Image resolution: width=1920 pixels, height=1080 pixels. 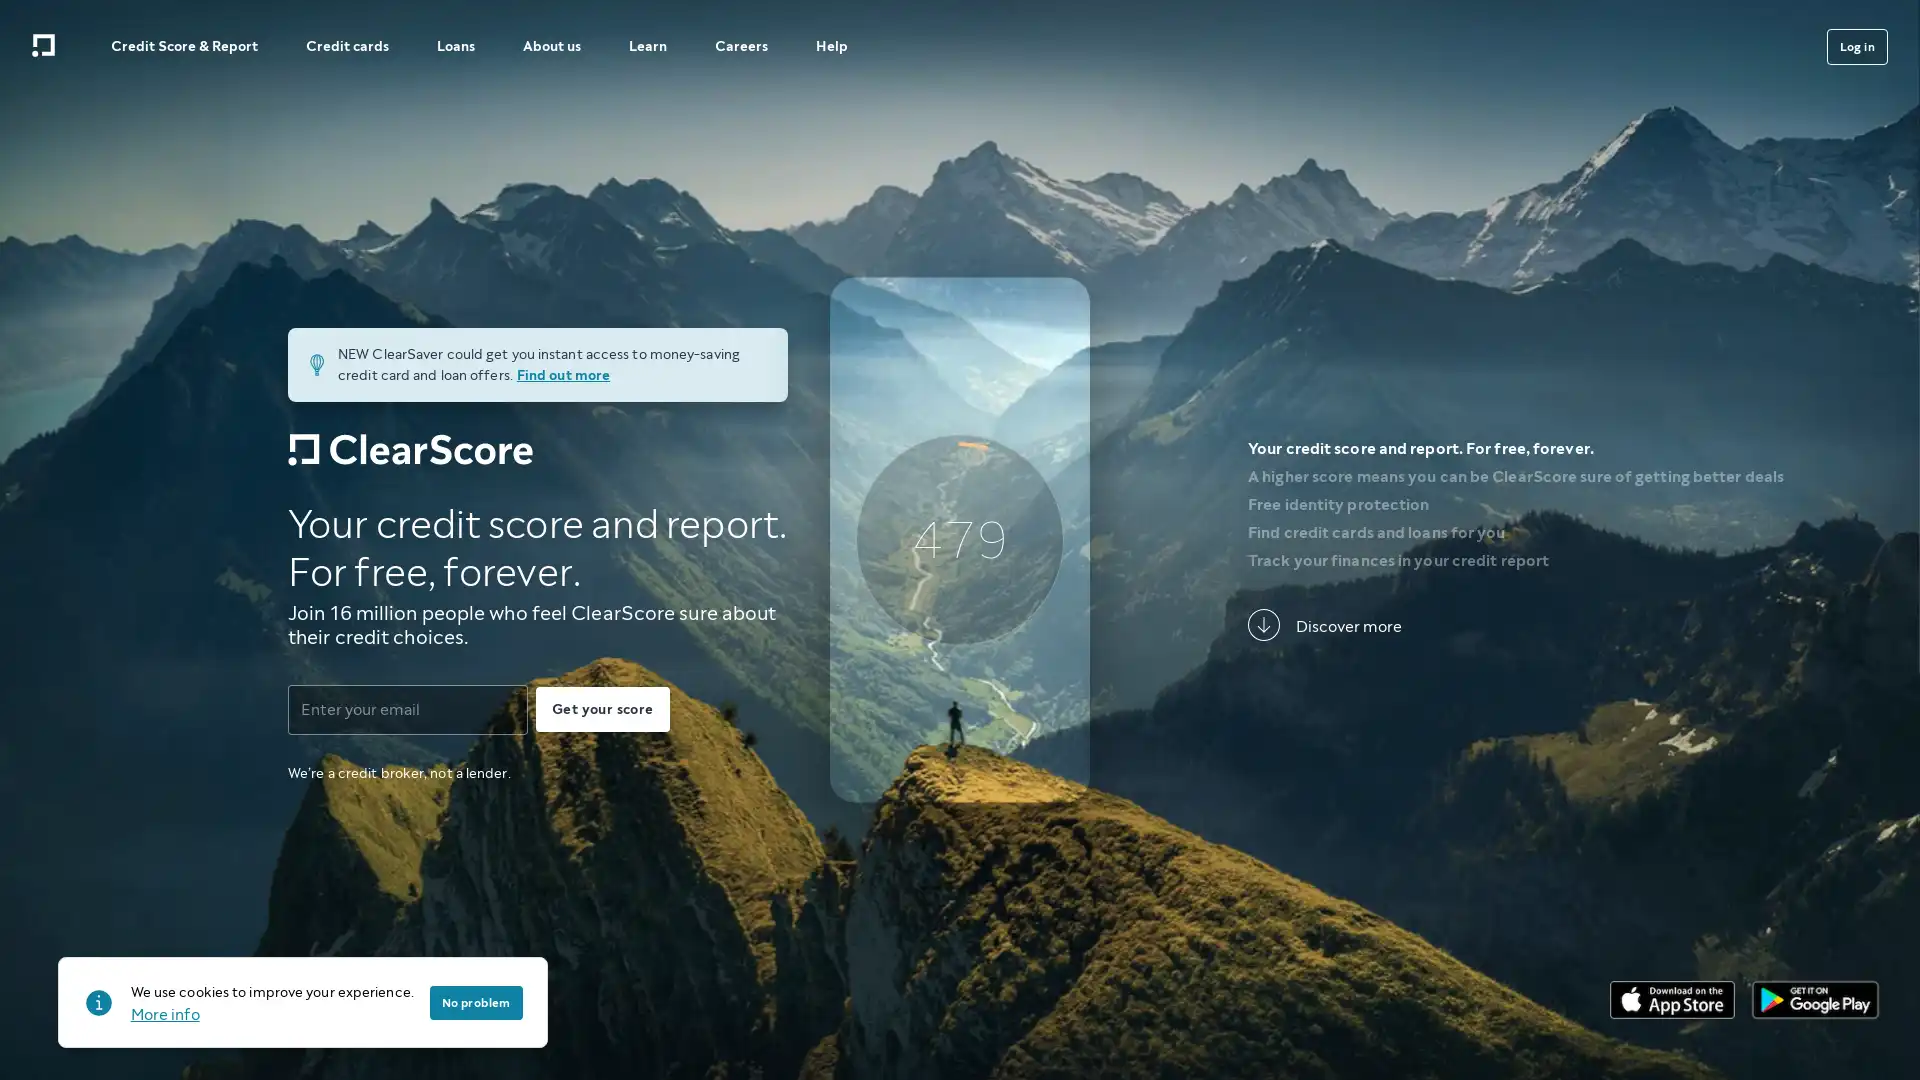 What do you see at coordinates (1815, 999) in the screenshot?
I see `Get it on Google Play` at bounding box center [1815, 999].